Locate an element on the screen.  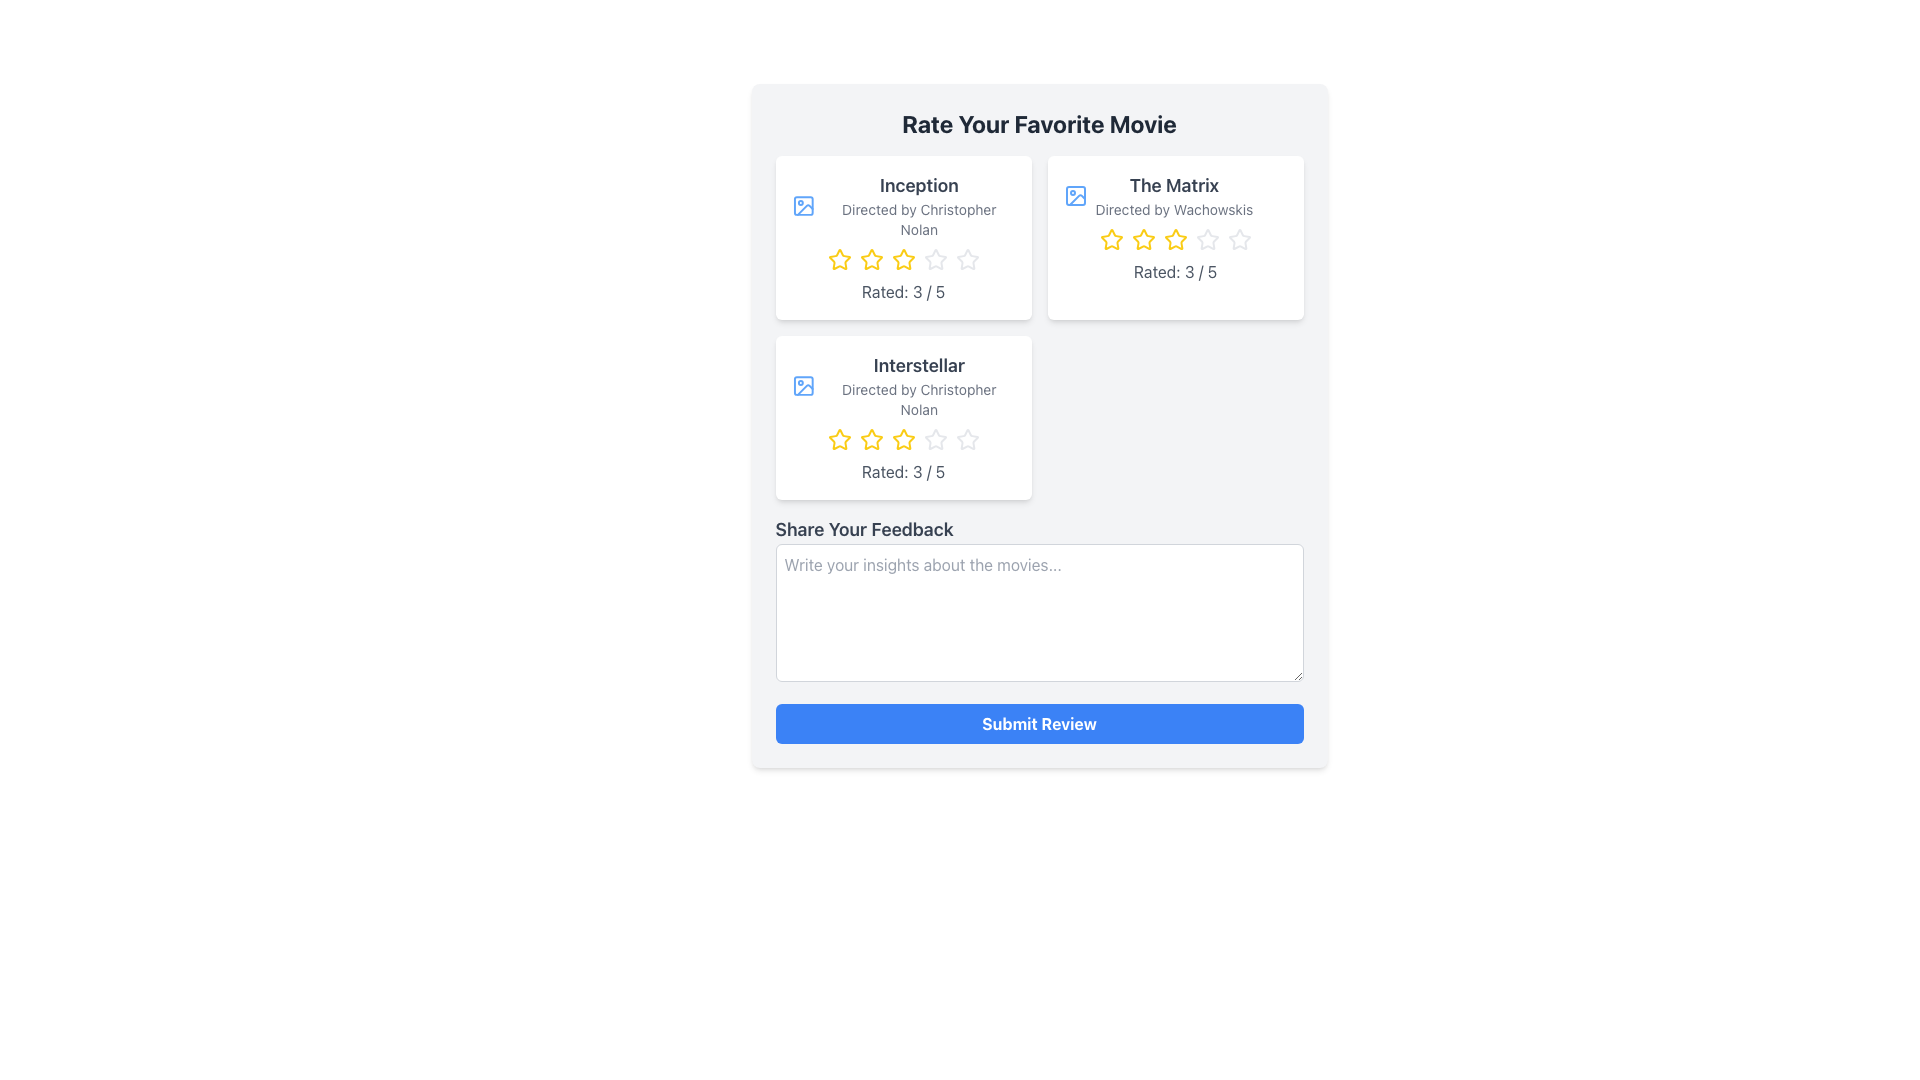
the third rating star located in the right card section under the title 'The Matrix' to rate it is located at coordinates (1205, 238).